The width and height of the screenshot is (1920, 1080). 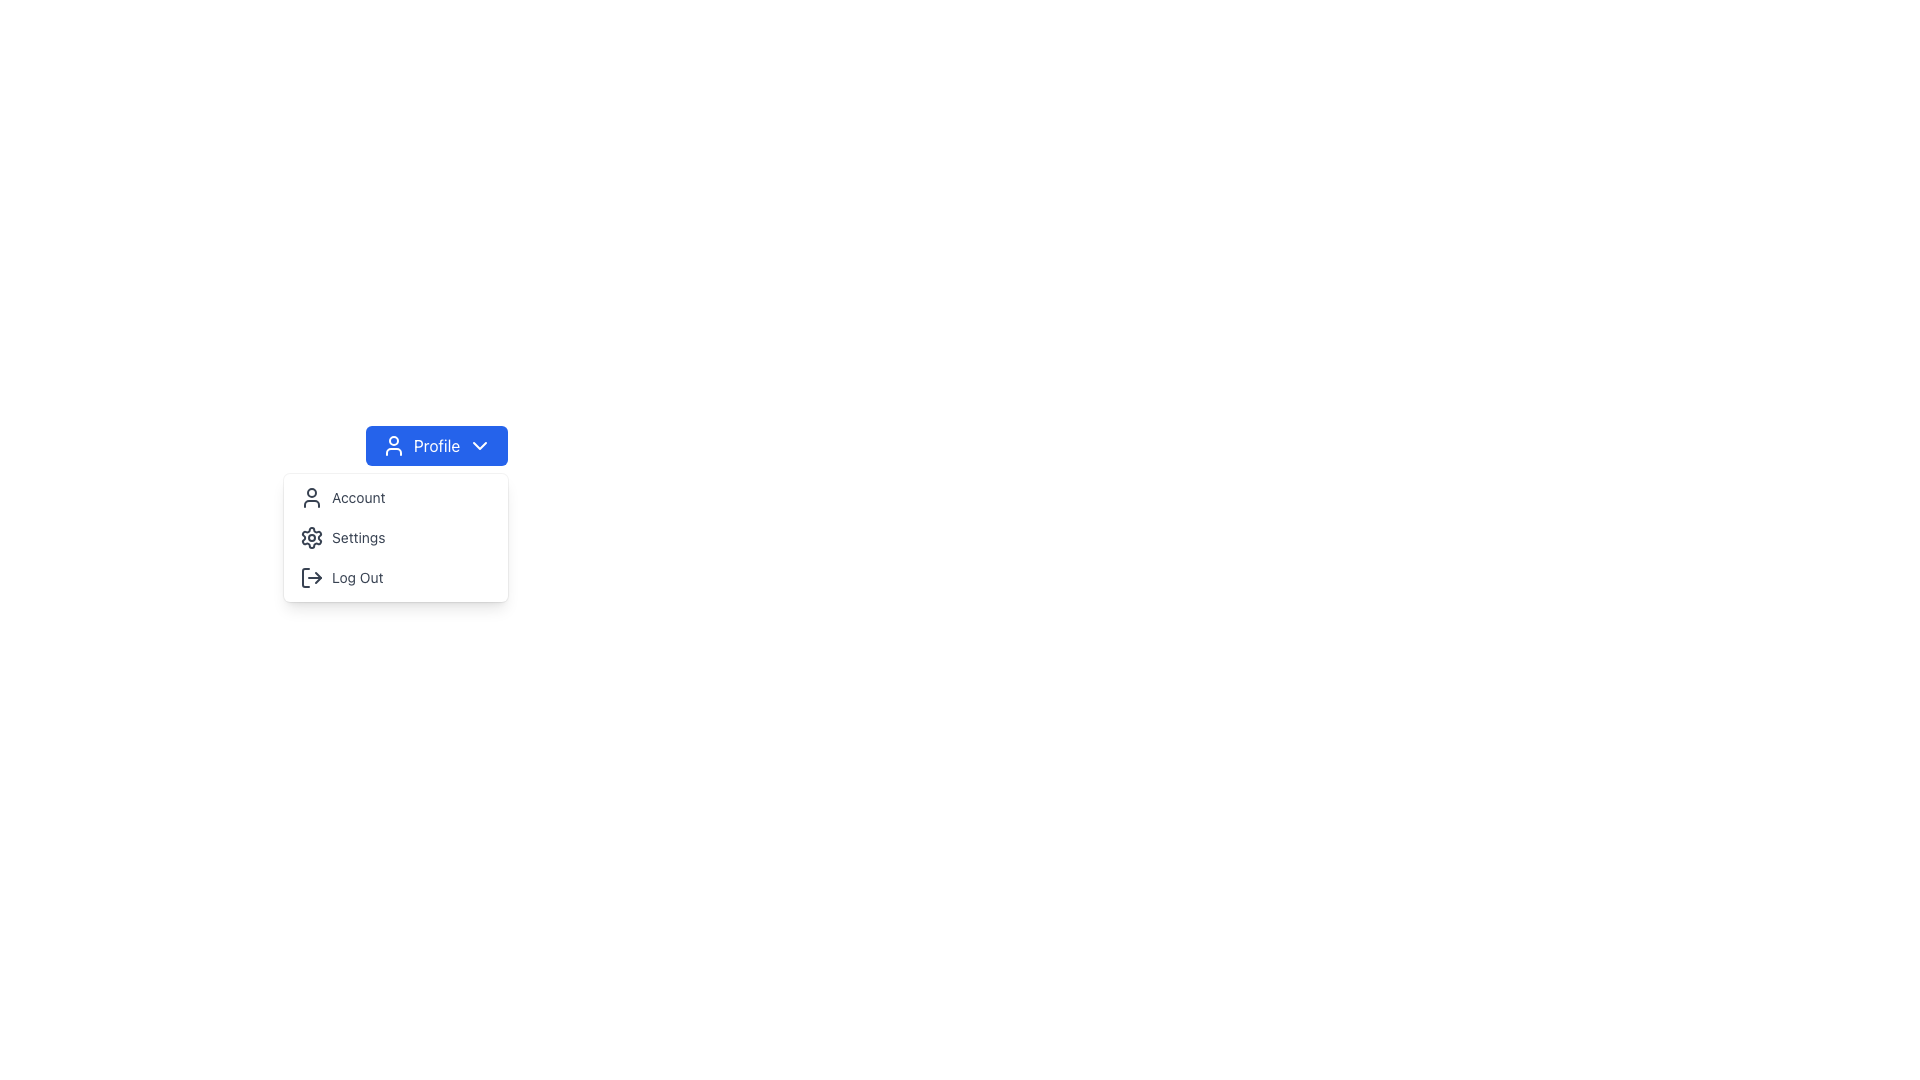 I want to click on the settings icon, which is the second item in the dropdown menu's icon list, so click(x=311, y=536).